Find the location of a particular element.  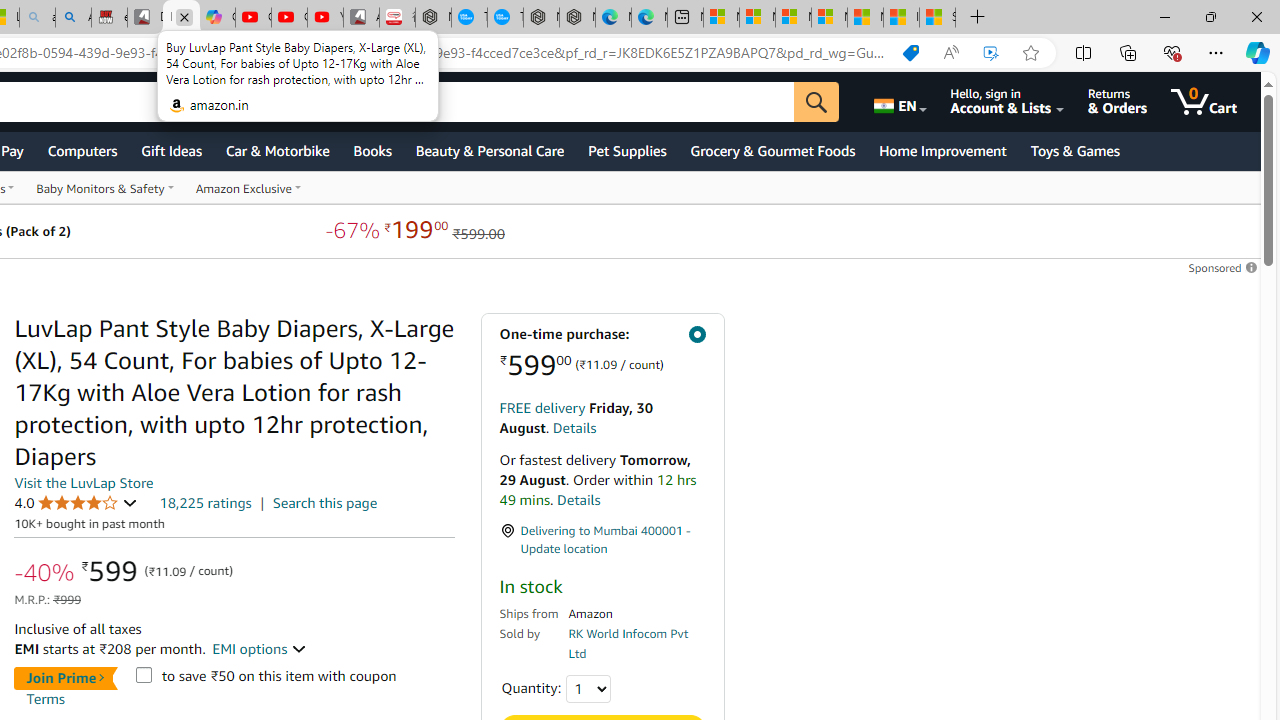

'YouTube Kids - An App Created for Kids to Explore Content' is located at coordinates (325, 17).